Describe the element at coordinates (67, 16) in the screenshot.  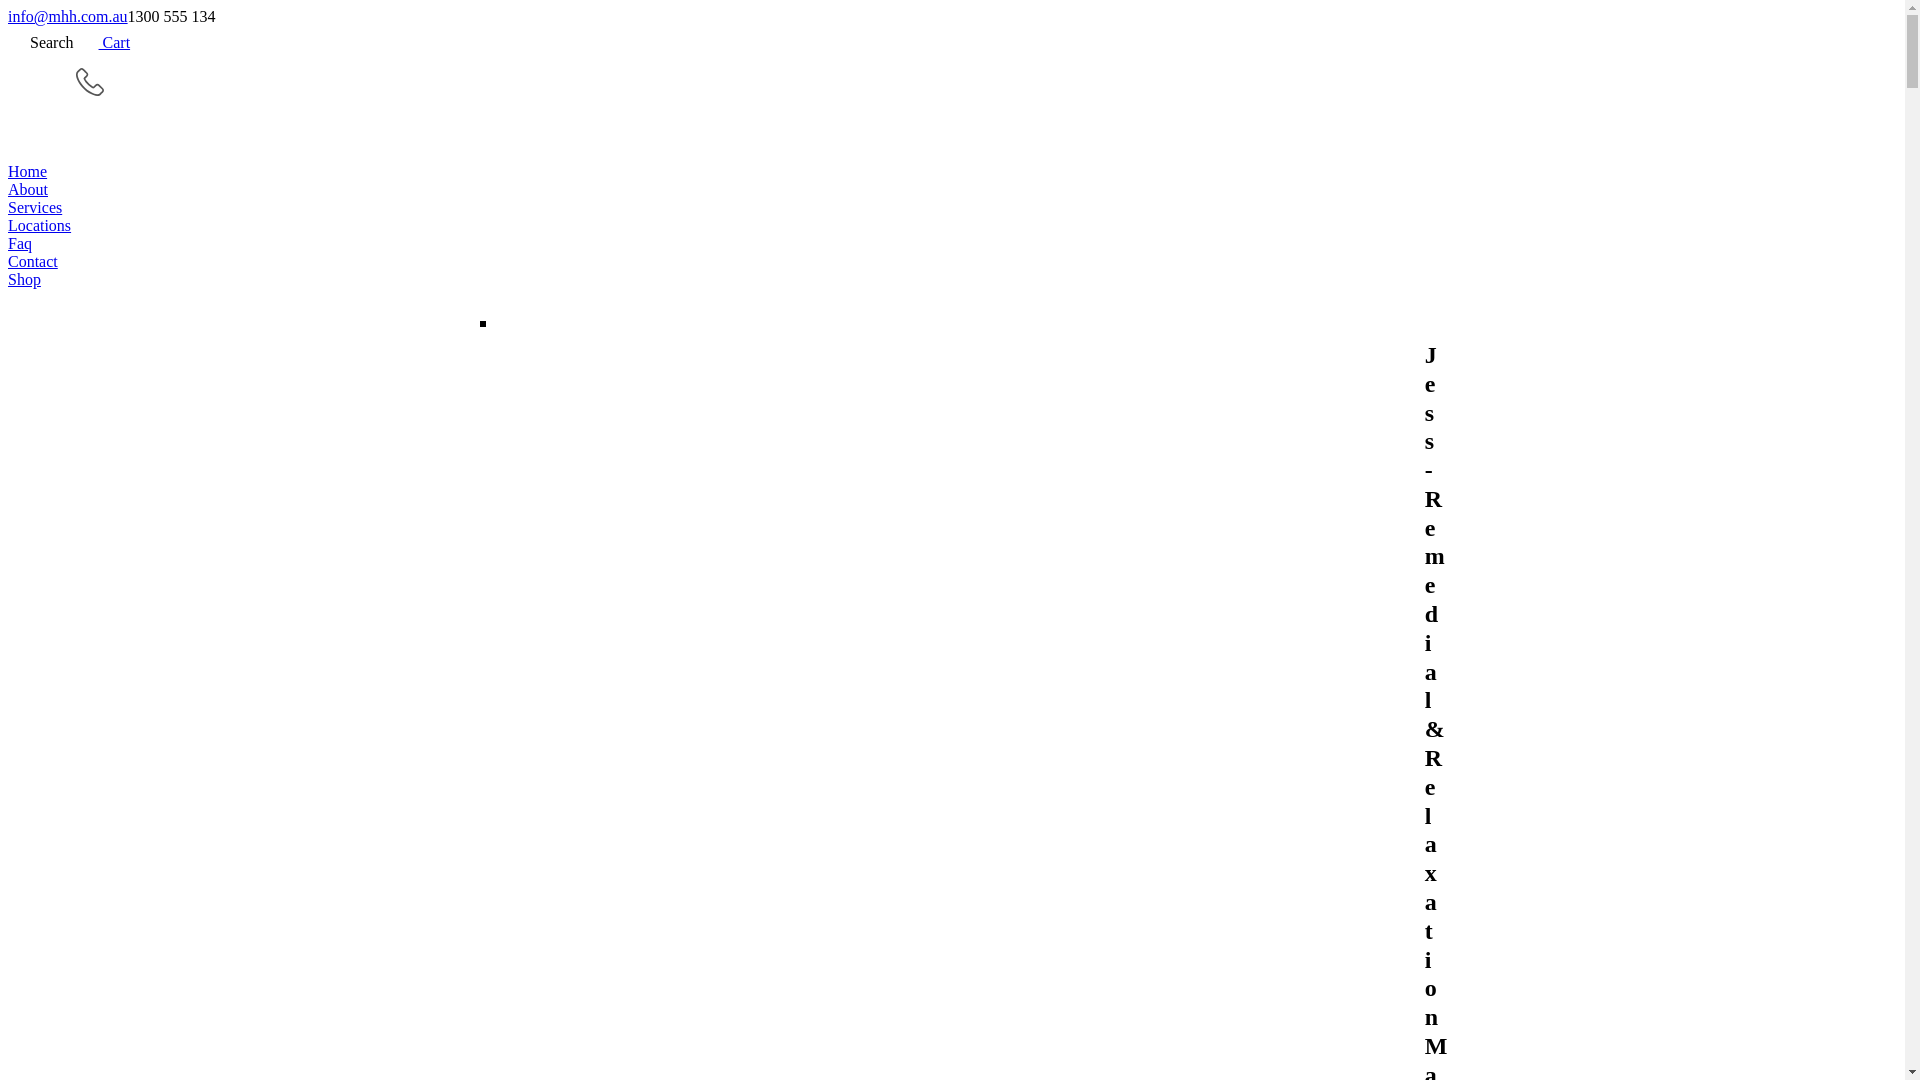
I see `'info@mhh.com.au'` at that location.